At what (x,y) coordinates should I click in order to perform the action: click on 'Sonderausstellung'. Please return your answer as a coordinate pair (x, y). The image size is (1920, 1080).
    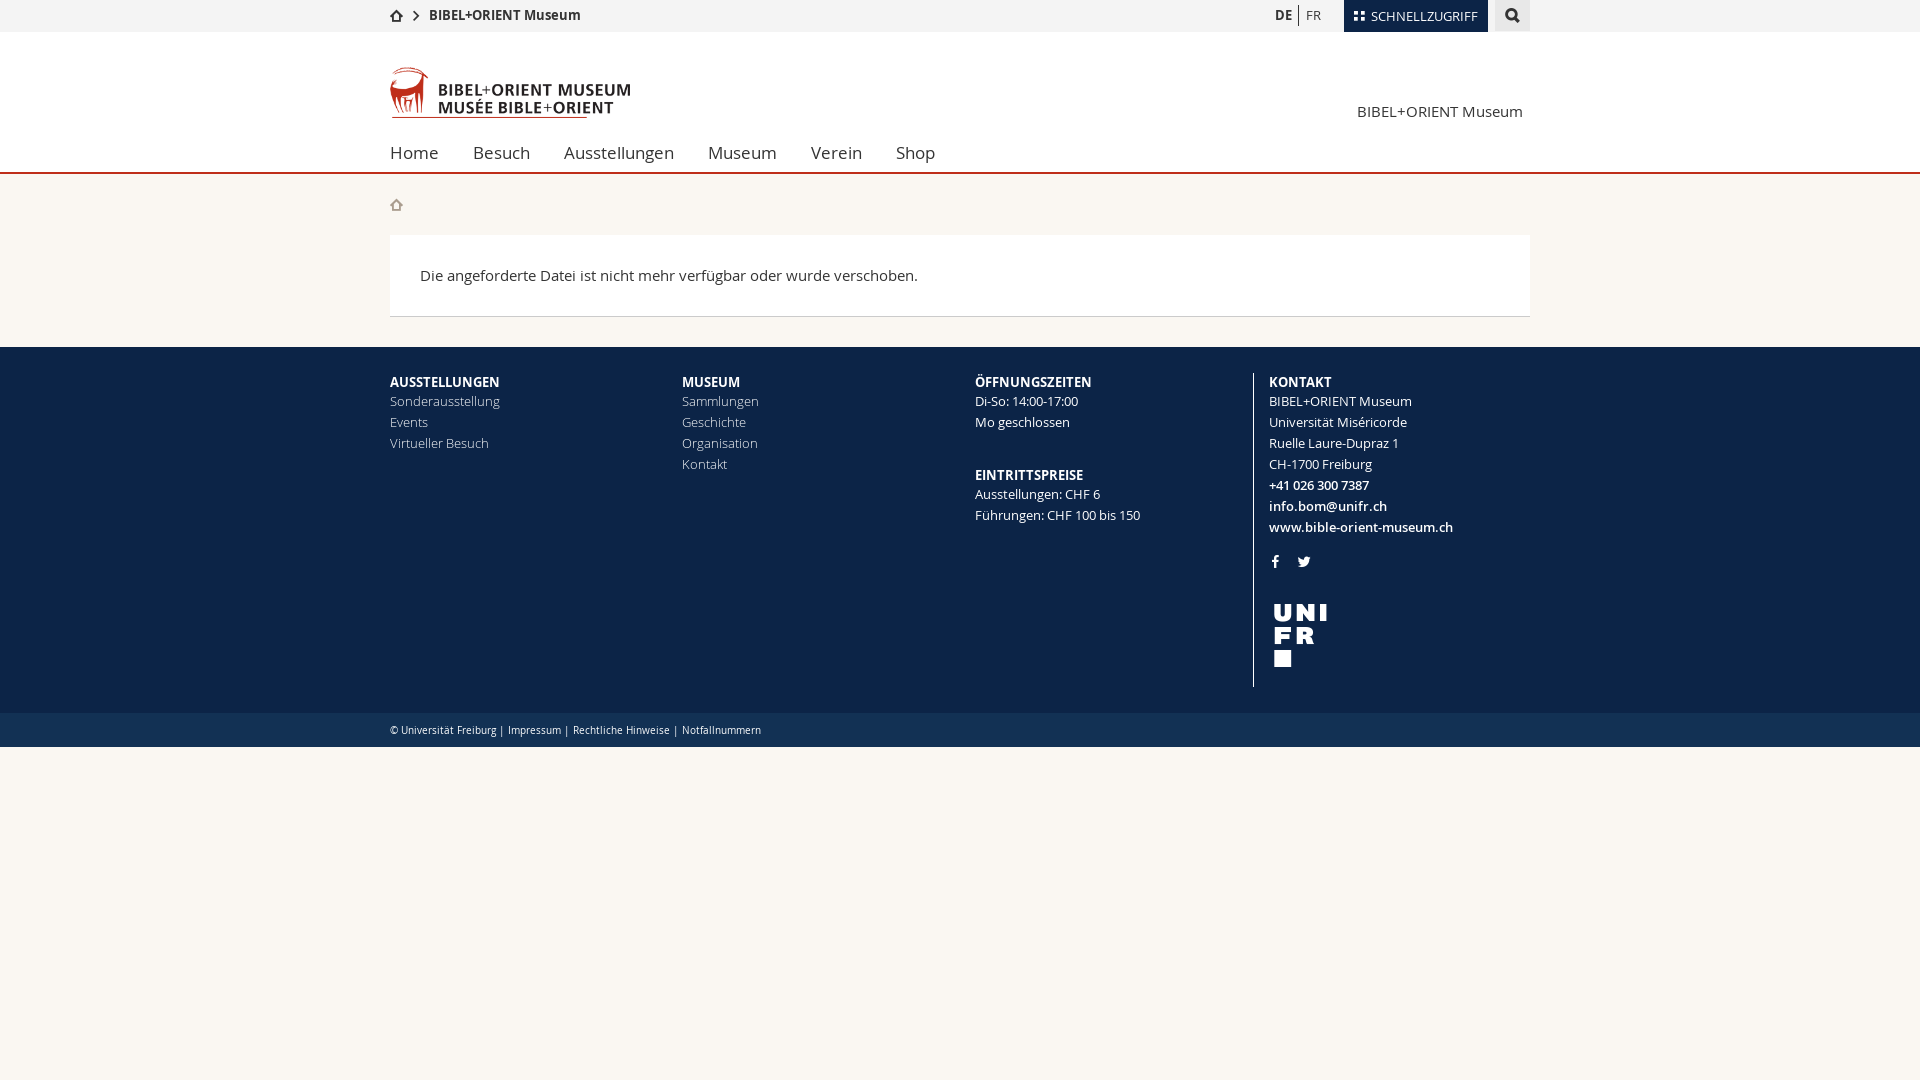
    Looking at the image, I should click on (389, 401).